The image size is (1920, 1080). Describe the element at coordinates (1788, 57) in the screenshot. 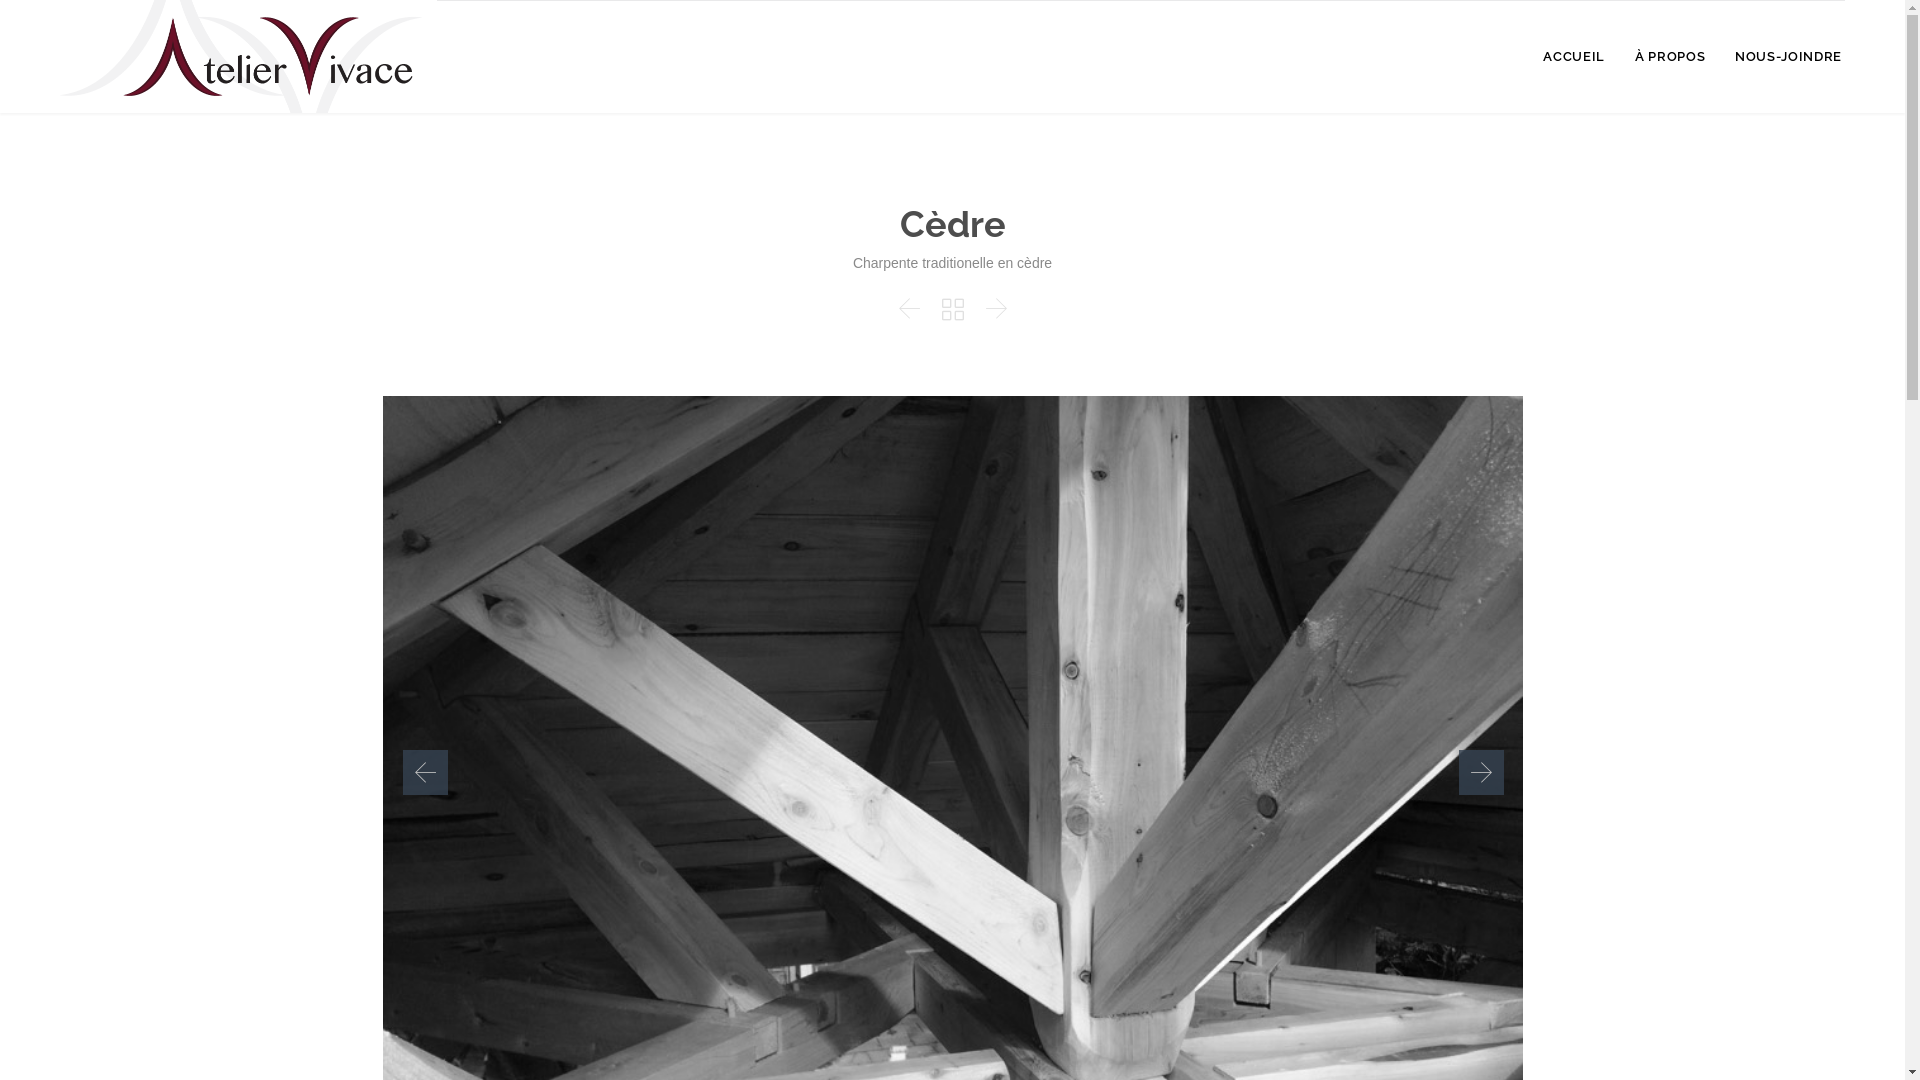

I see `'NOUS-JOINDRE'` at that location.